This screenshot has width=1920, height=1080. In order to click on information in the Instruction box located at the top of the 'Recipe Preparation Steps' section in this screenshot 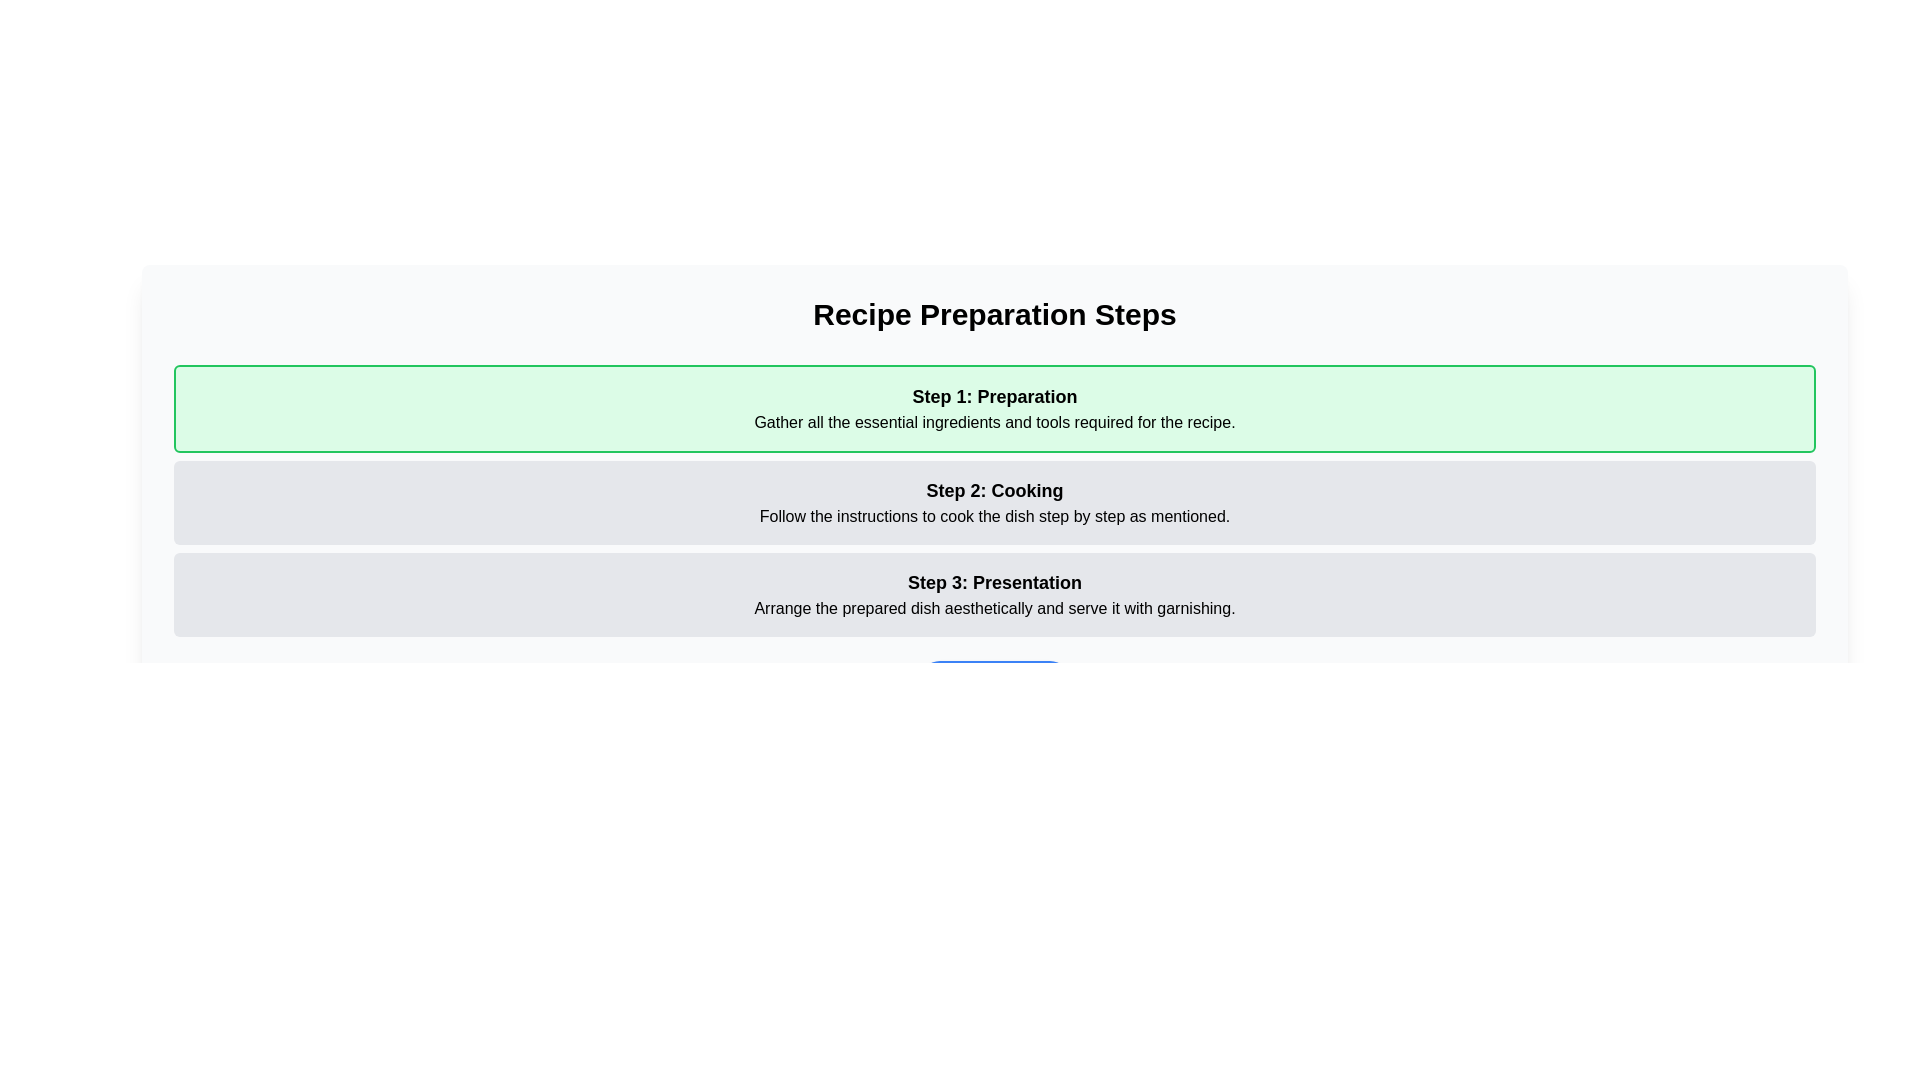, I will do `click(994, 407)`.